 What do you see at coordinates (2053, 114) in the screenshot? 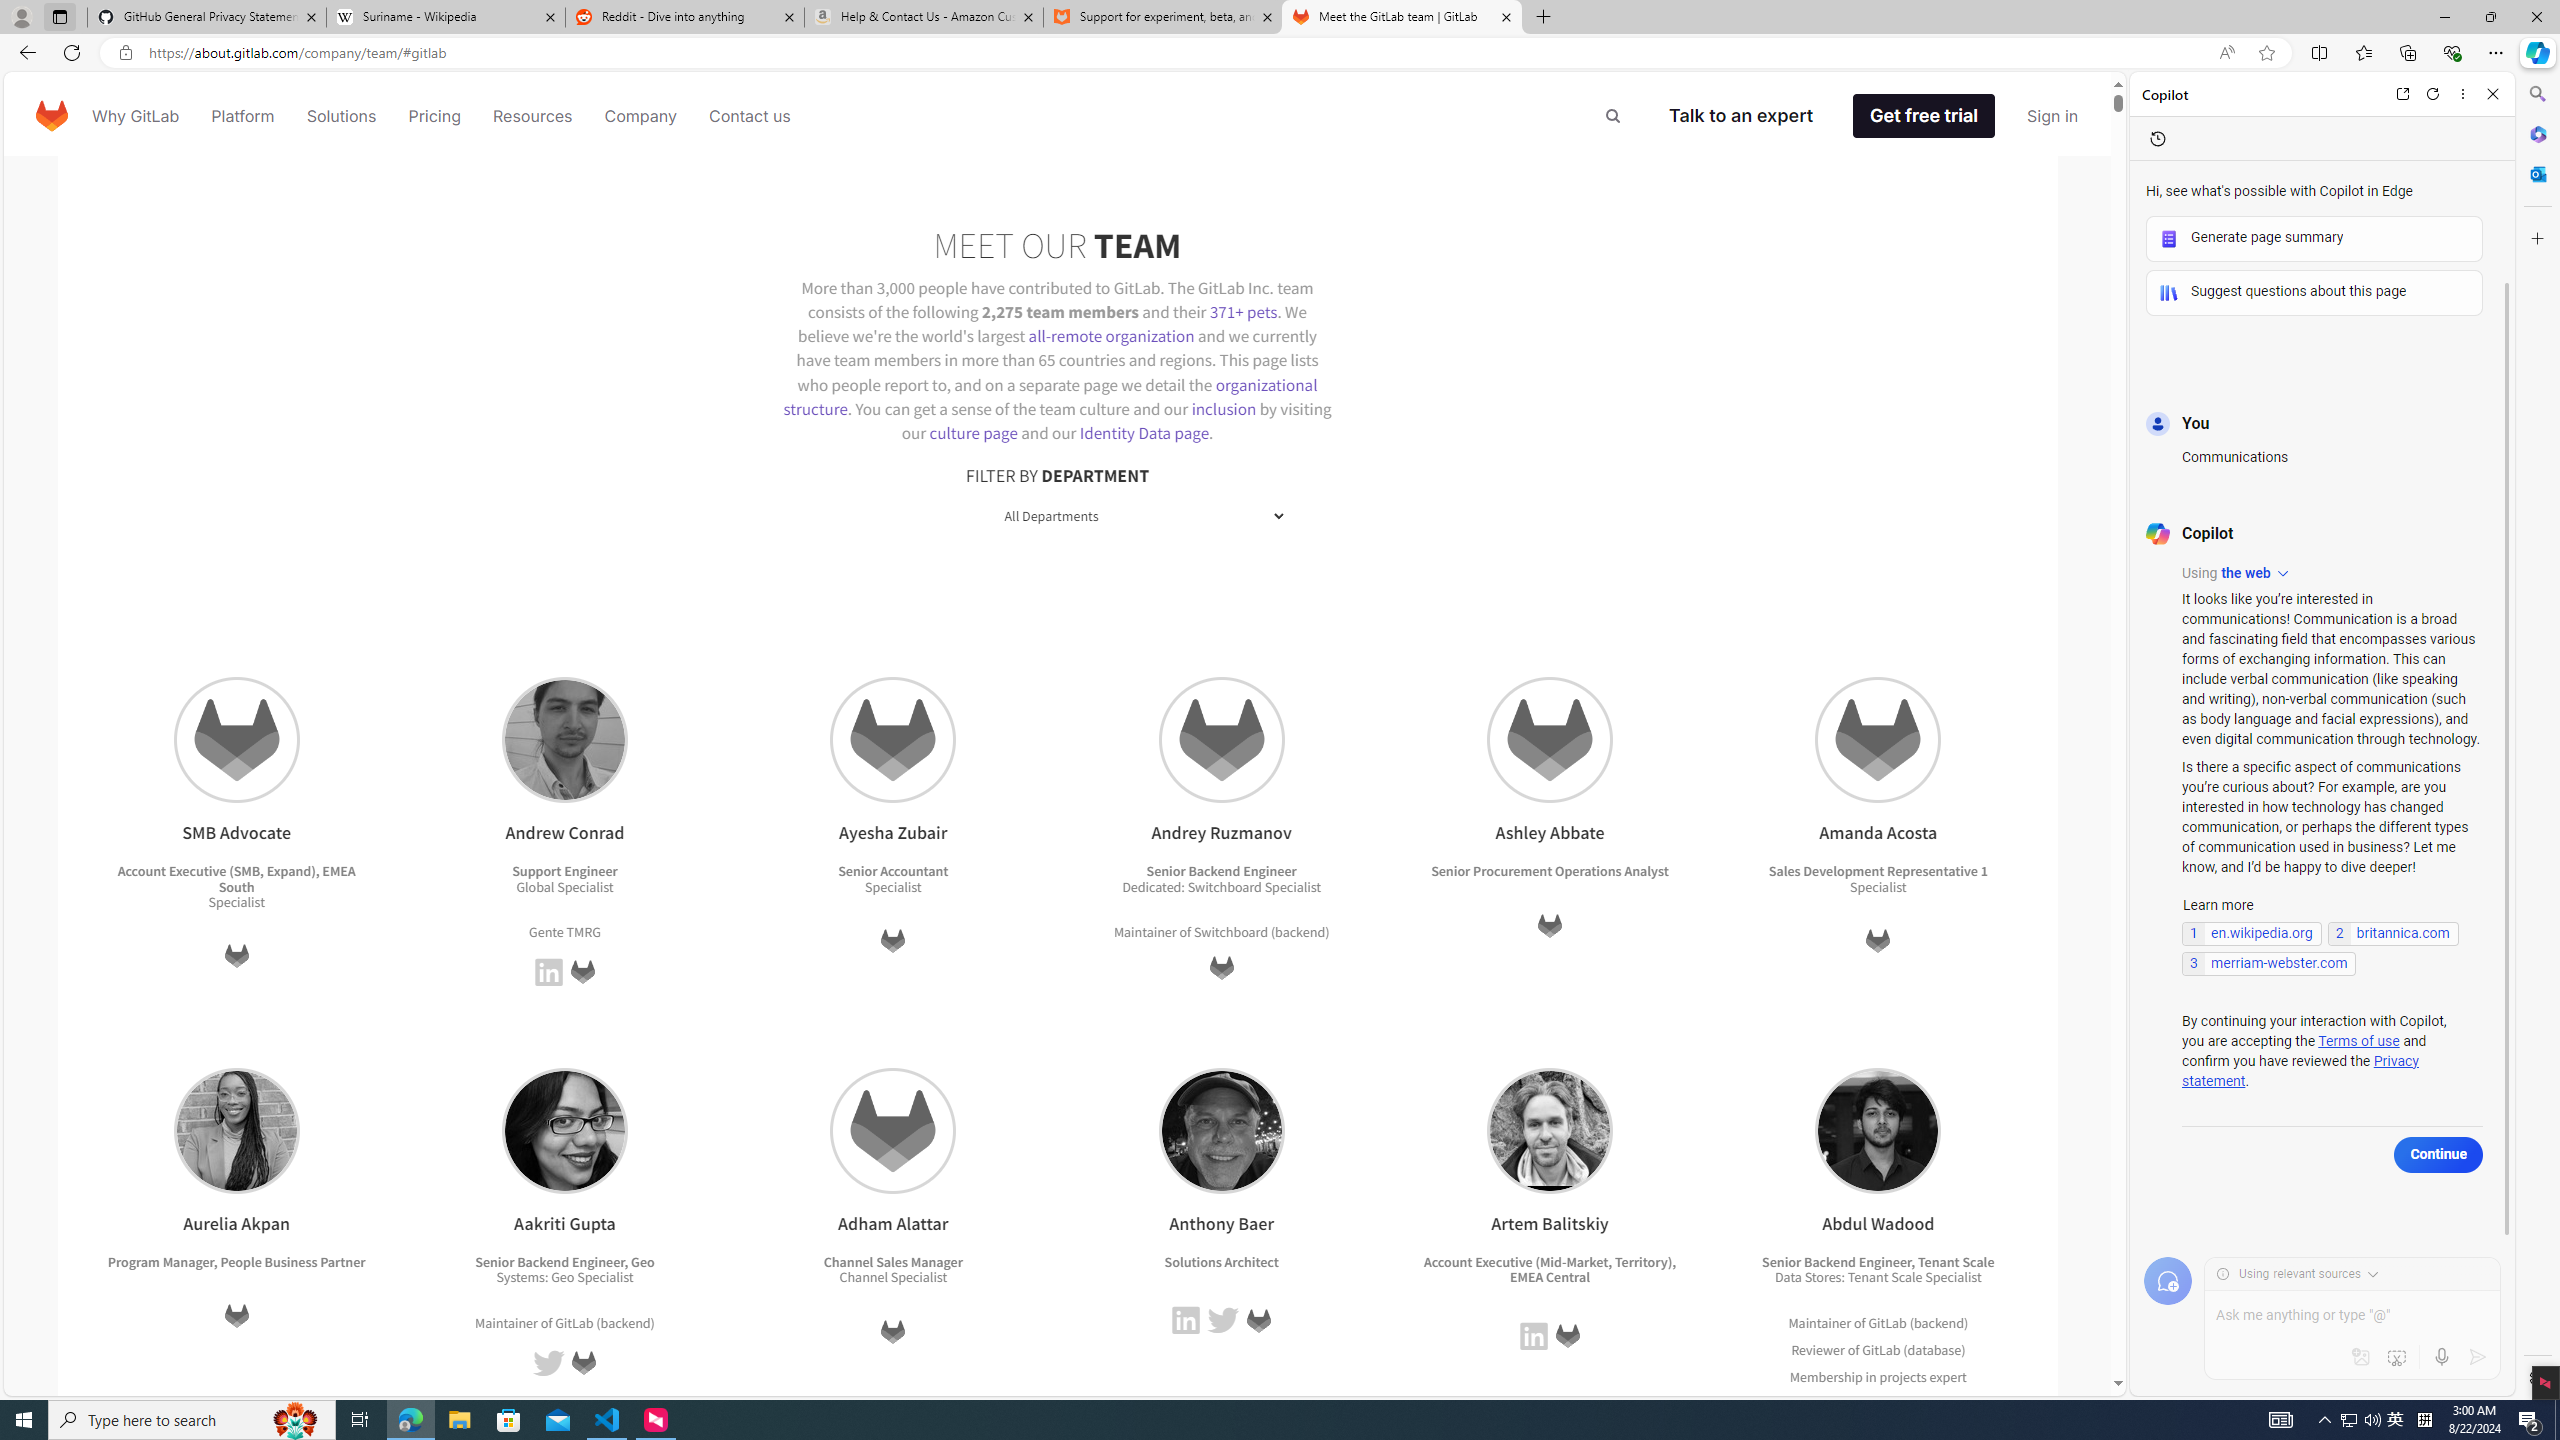
I see `'Sign in'` at bounding box center [2053, 114].